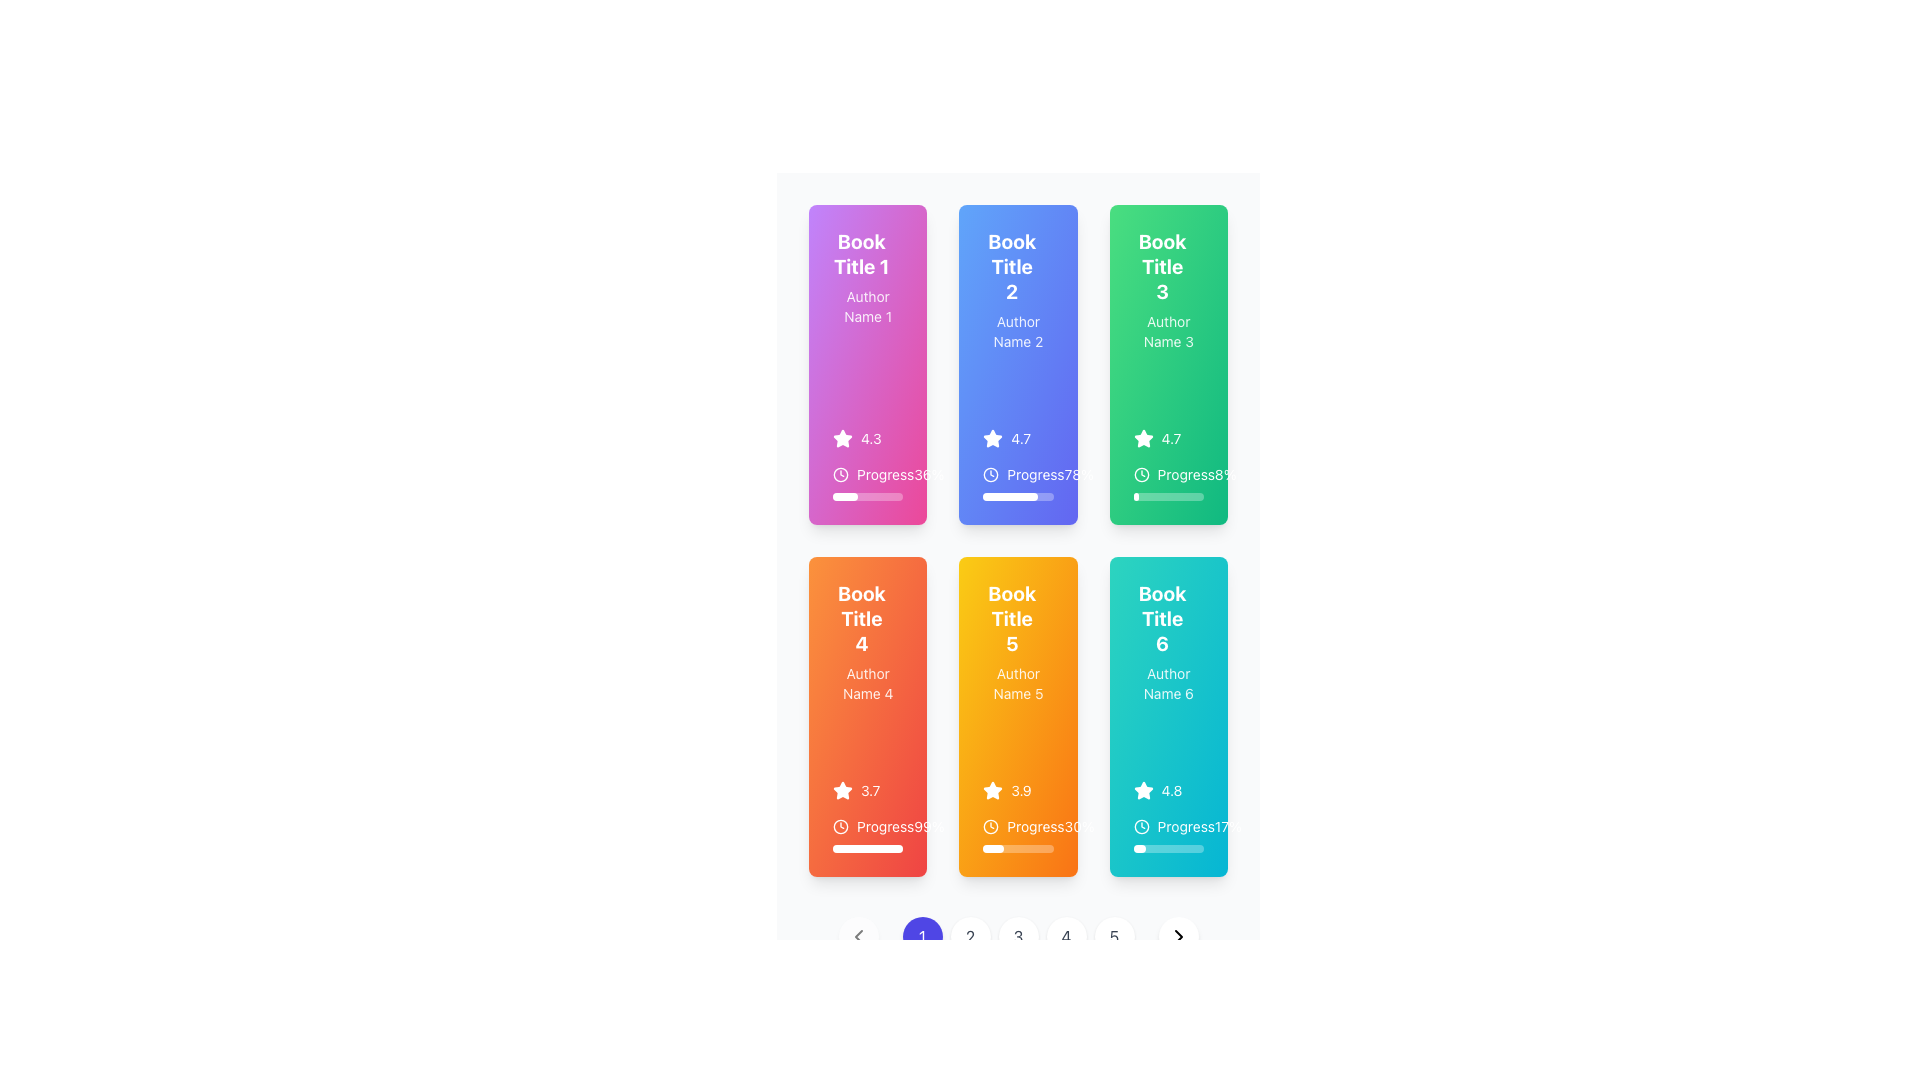  Describe the element at coordinates (1141, 826) in the screenshot. I see `the circular vector graphic element resembling a clock face located in the lower right section of the card labeled 'Book Title 6', adjacent to the text 'Progress17%' and above a progress bar` at that location.